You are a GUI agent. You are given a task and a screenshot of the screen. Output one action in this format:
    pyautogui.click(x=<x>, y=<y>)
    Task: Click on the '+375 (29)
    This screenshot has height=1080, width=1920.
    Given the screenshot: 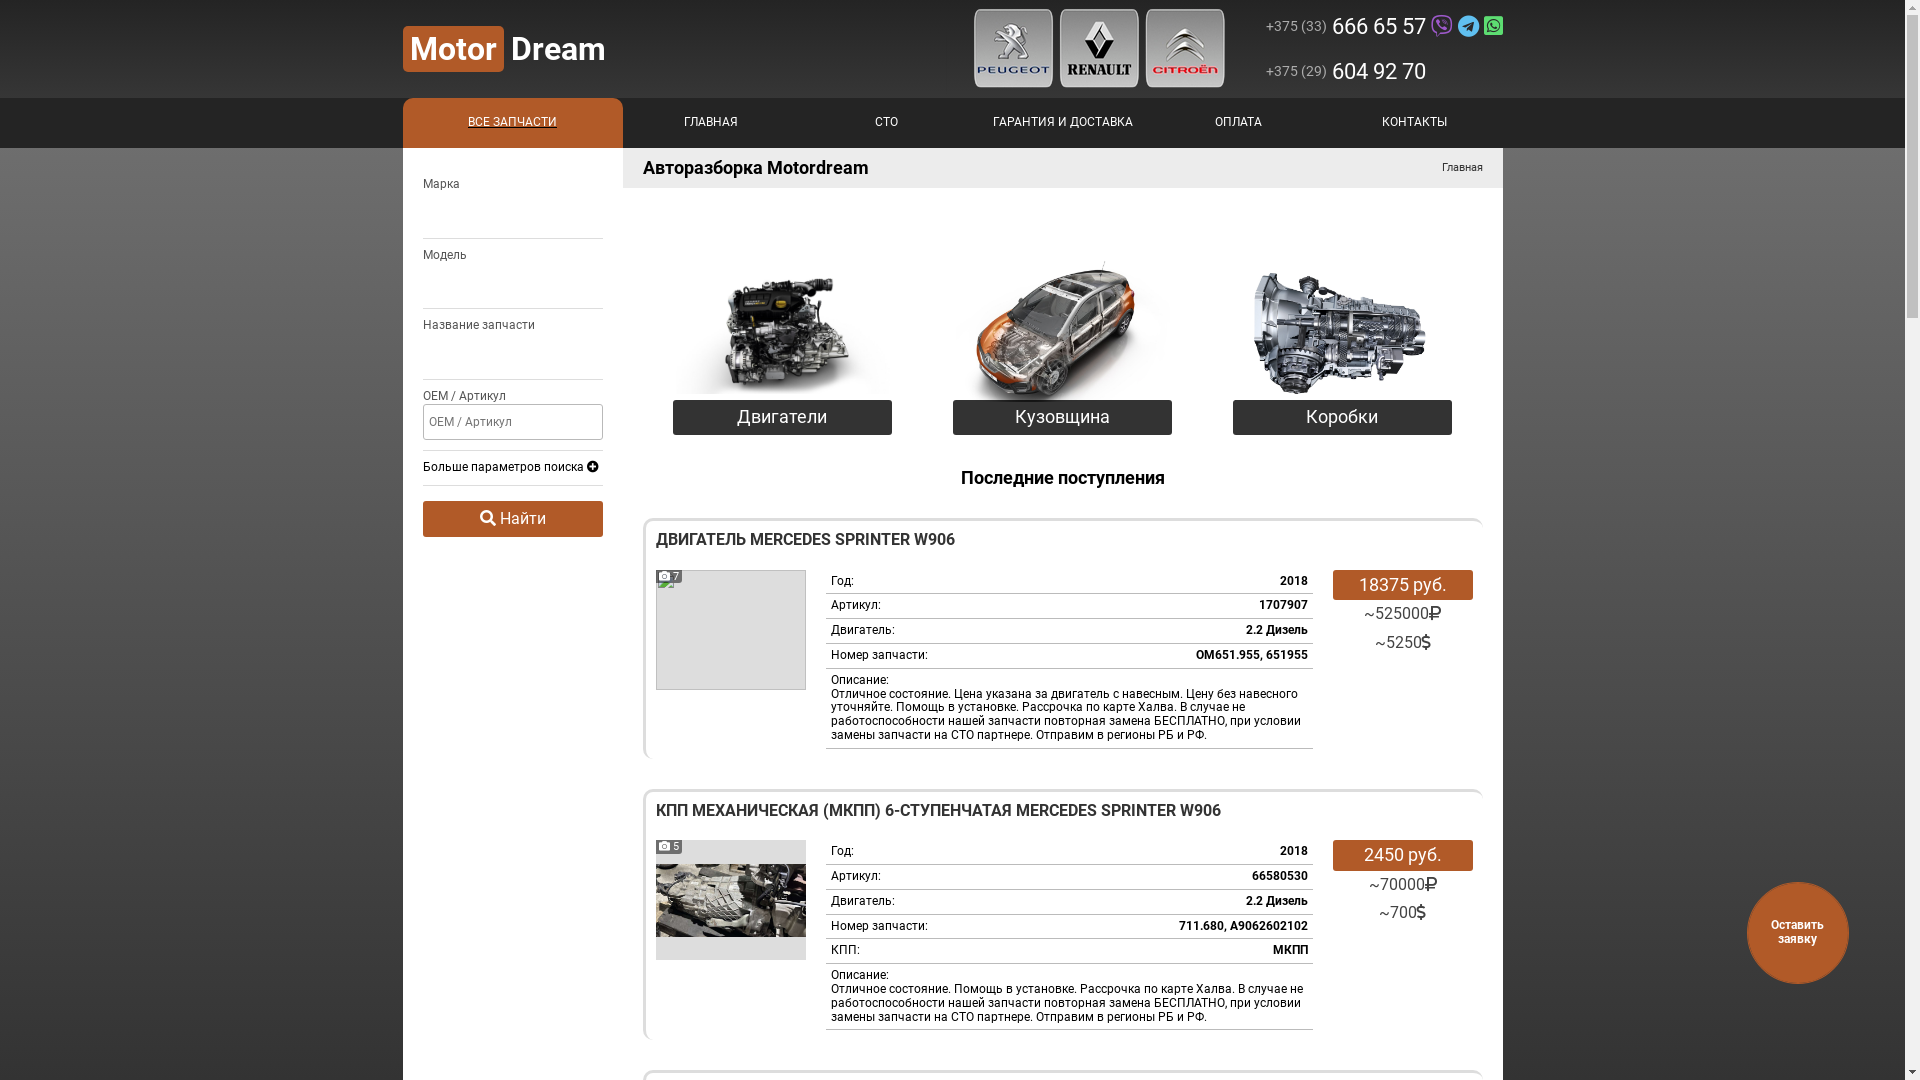 What is the action you would take?
    pyautogui.click(x=1383, y=70)
    